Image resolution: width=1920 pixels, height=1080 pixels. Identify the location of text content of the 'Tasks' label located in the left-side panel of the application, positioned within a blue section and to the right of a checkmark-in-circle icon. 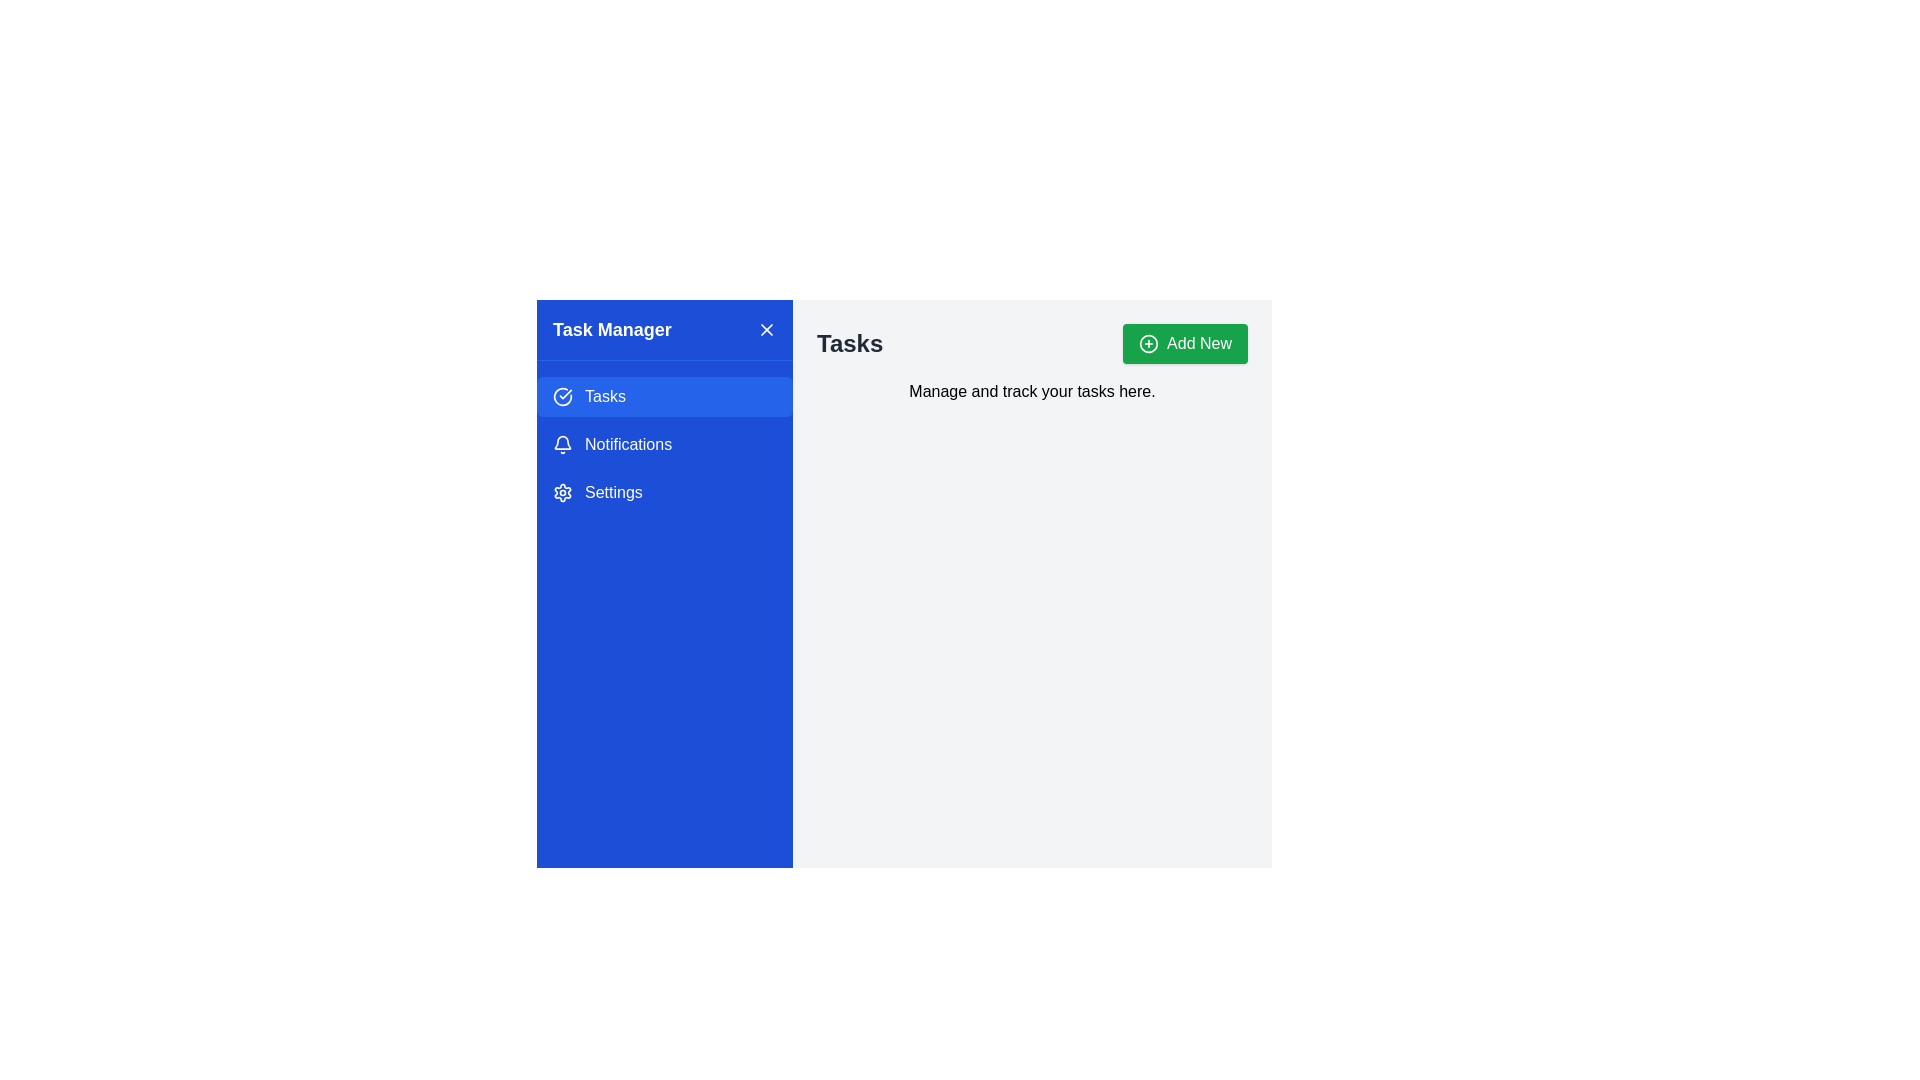
(604, 397).